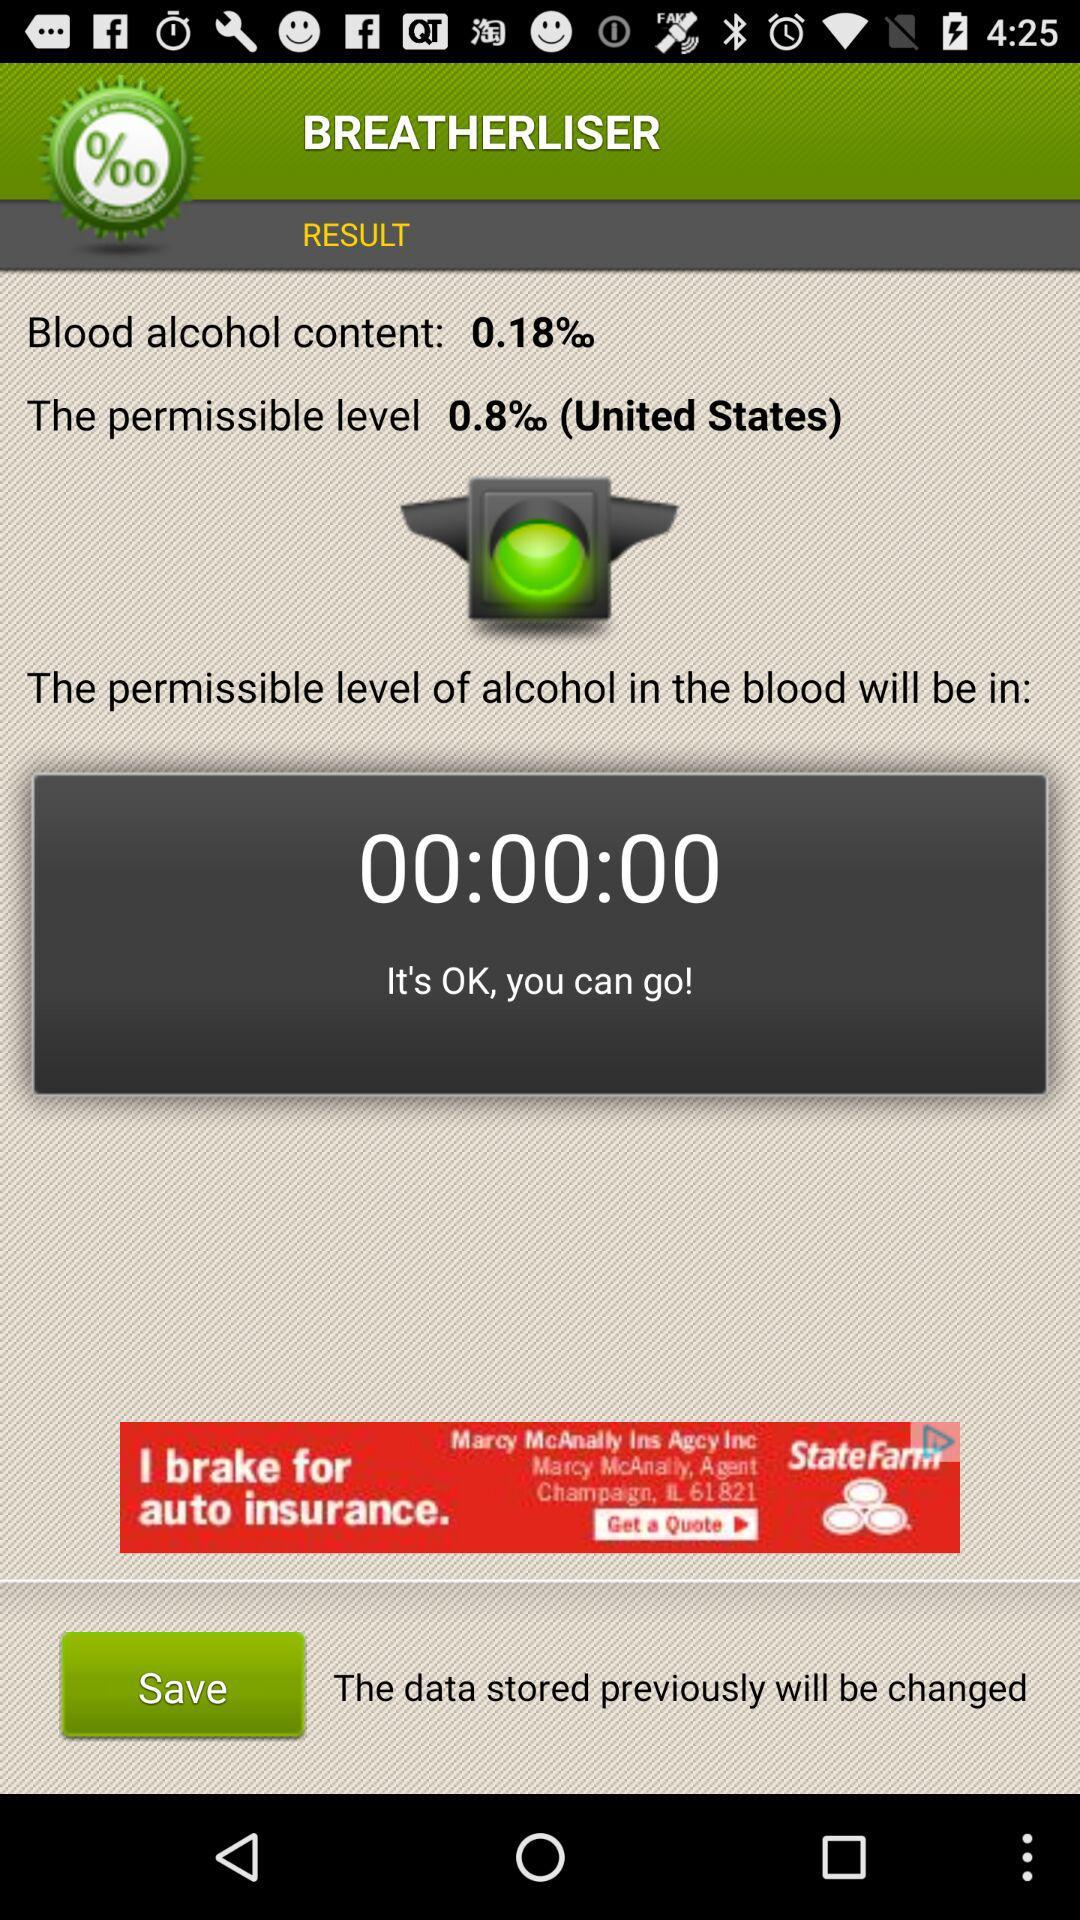  I want to click on save icon, so click(182, 1685).